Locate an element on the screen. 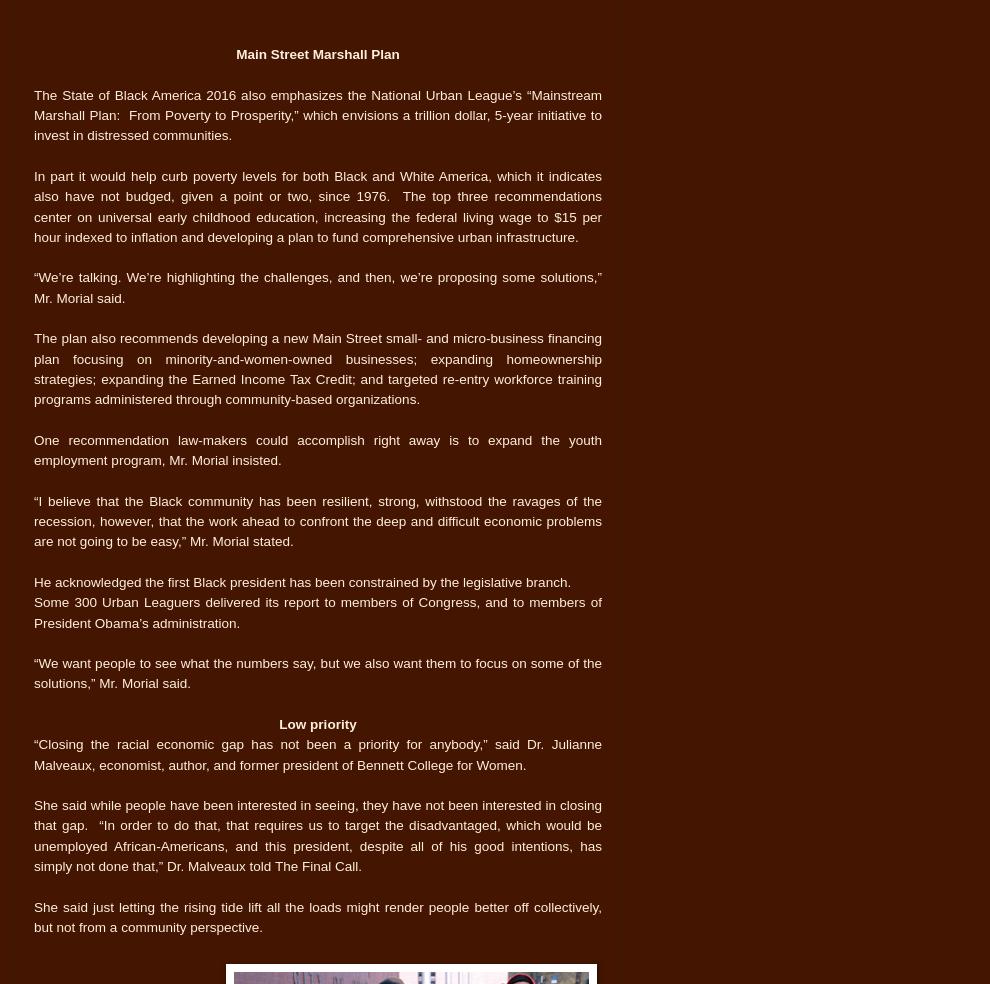 This screenshot has width=990, height=984. 'In part it would help curb poverty levels for both Black and White America, which it indicates also have not budged, given a point or two, since 1976.  The top three recommendations center on universal early childhood education, increasing the federal living wage to $15 per hour indexed to inflation and developing a plan to fund comprehensive urban infrastructure.' is located at coordinates (316, 205).